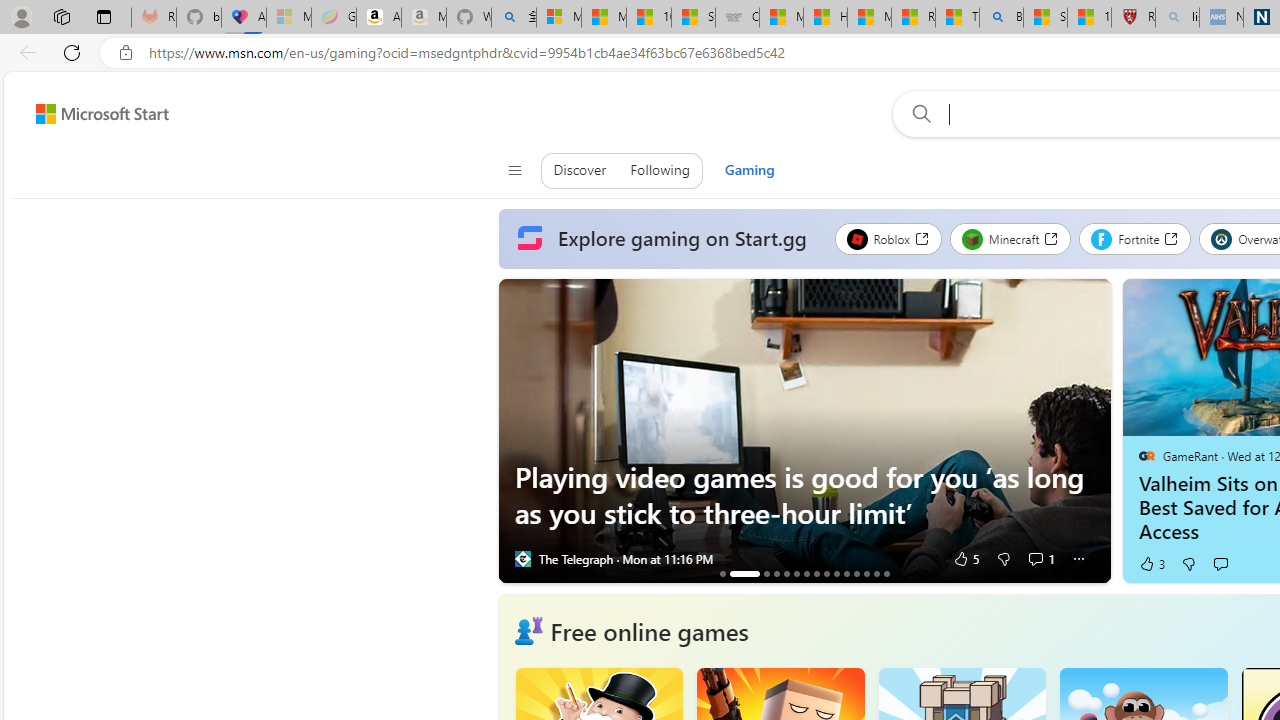  I want to click on 'Skip to content', so click(94, 114).